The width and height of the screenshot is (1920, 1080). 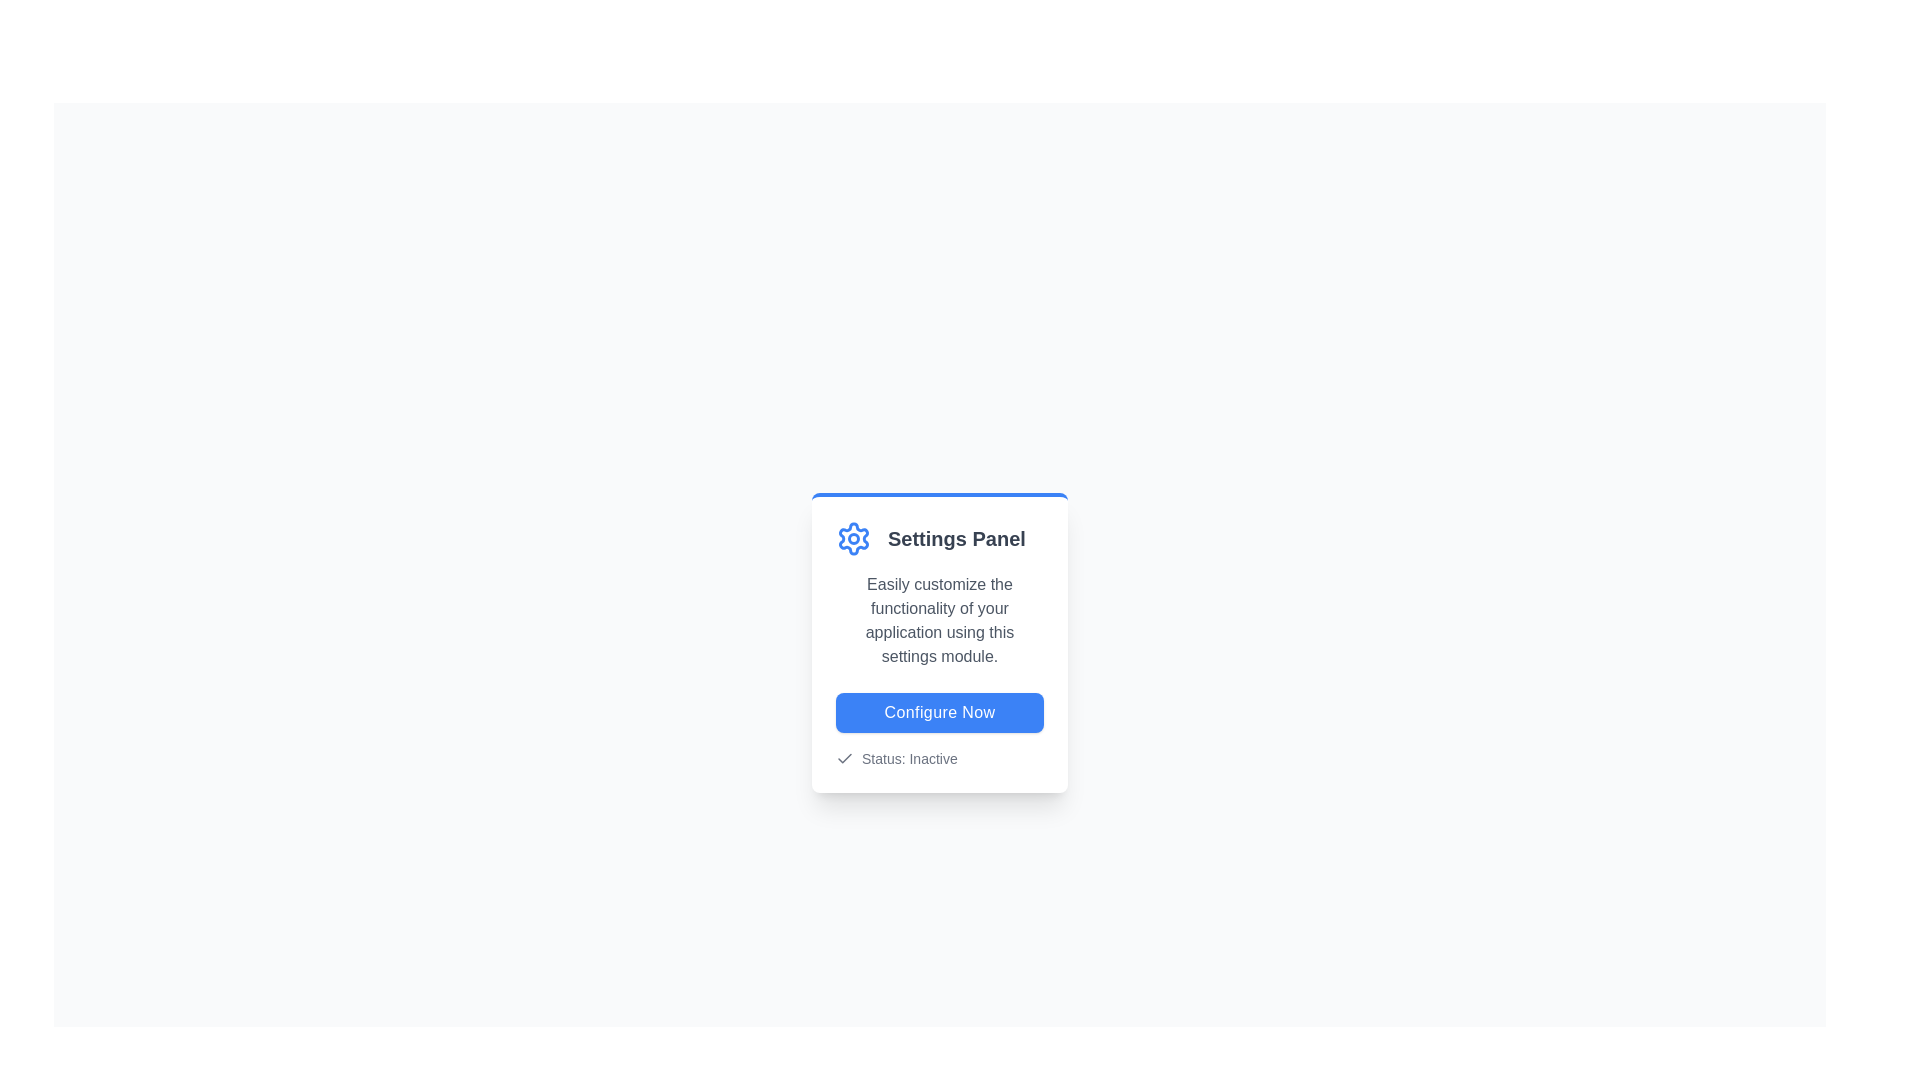 I want to click on SVG circle element that serves as a decorative center point for the gear icon, located to the left of the 'Settings Panel' heading, so click(x=854, y=538).